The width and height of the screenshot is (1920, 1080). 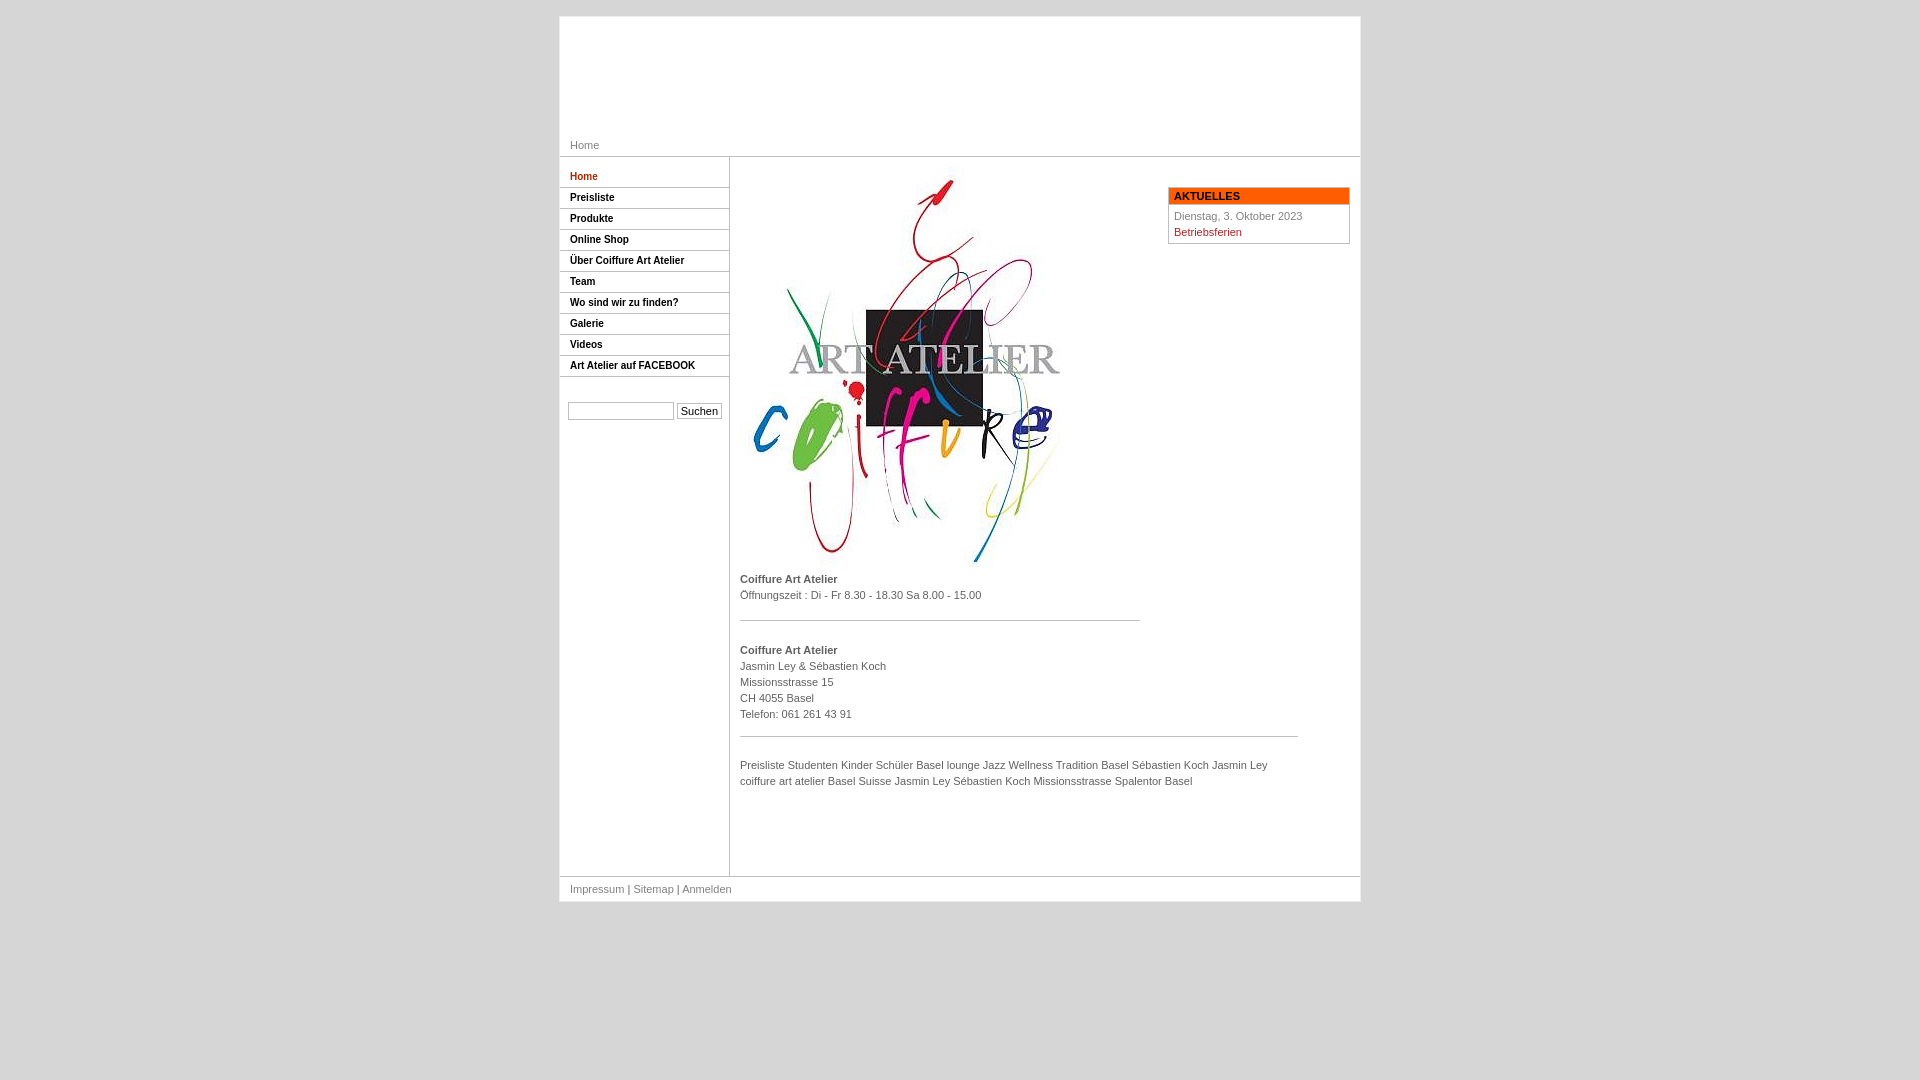 What do you see at coordinates (644, 366) in the screenshot?
I see `'Art Atelier auf FACEBOOK'` at bounding box center [644, 366].